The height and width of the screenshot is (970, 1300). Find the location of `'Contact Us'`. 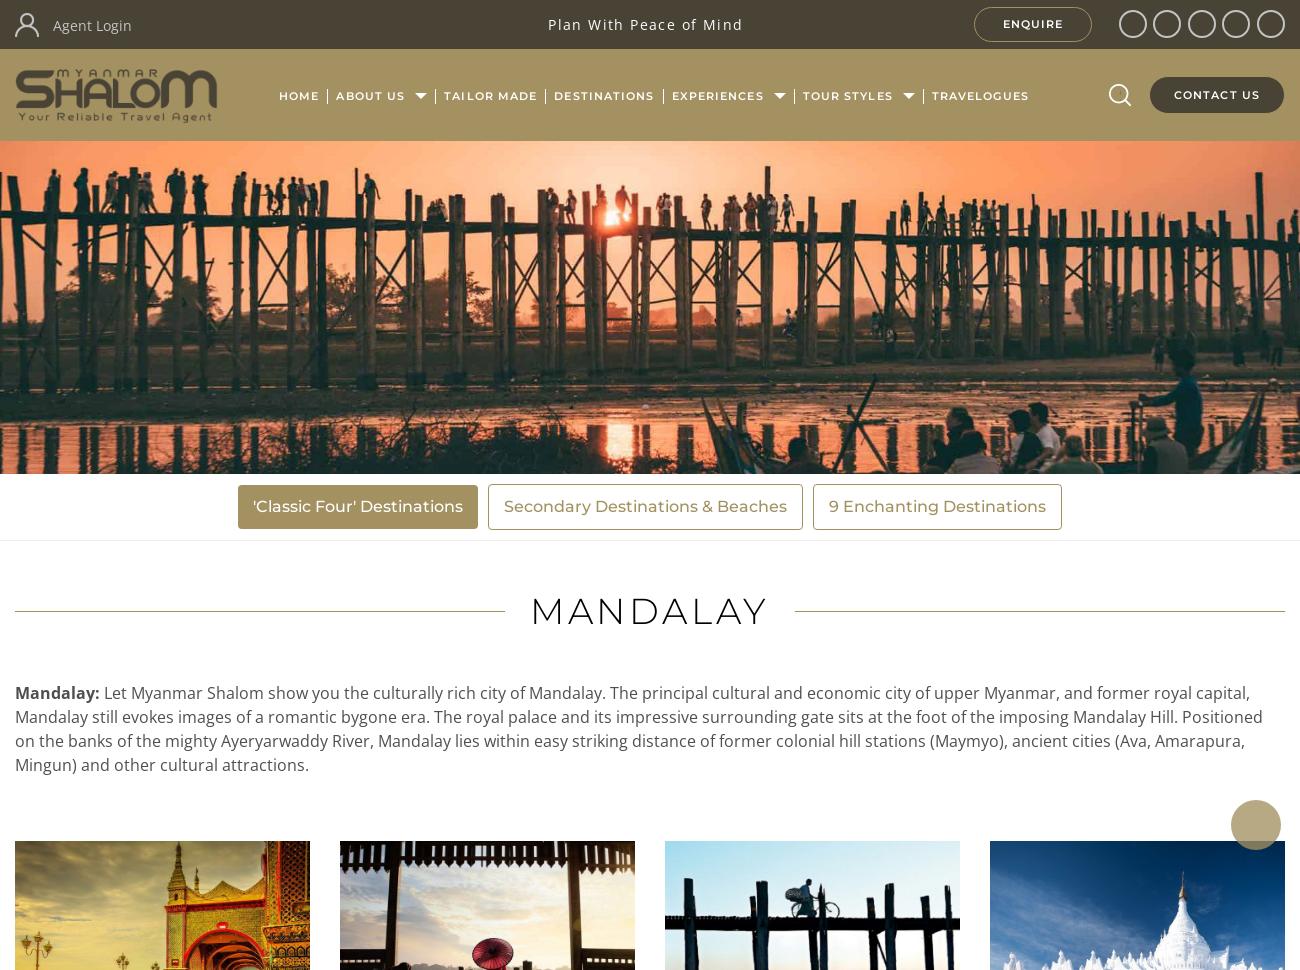

'Contact Us' is located at coordinates (1215, 92).